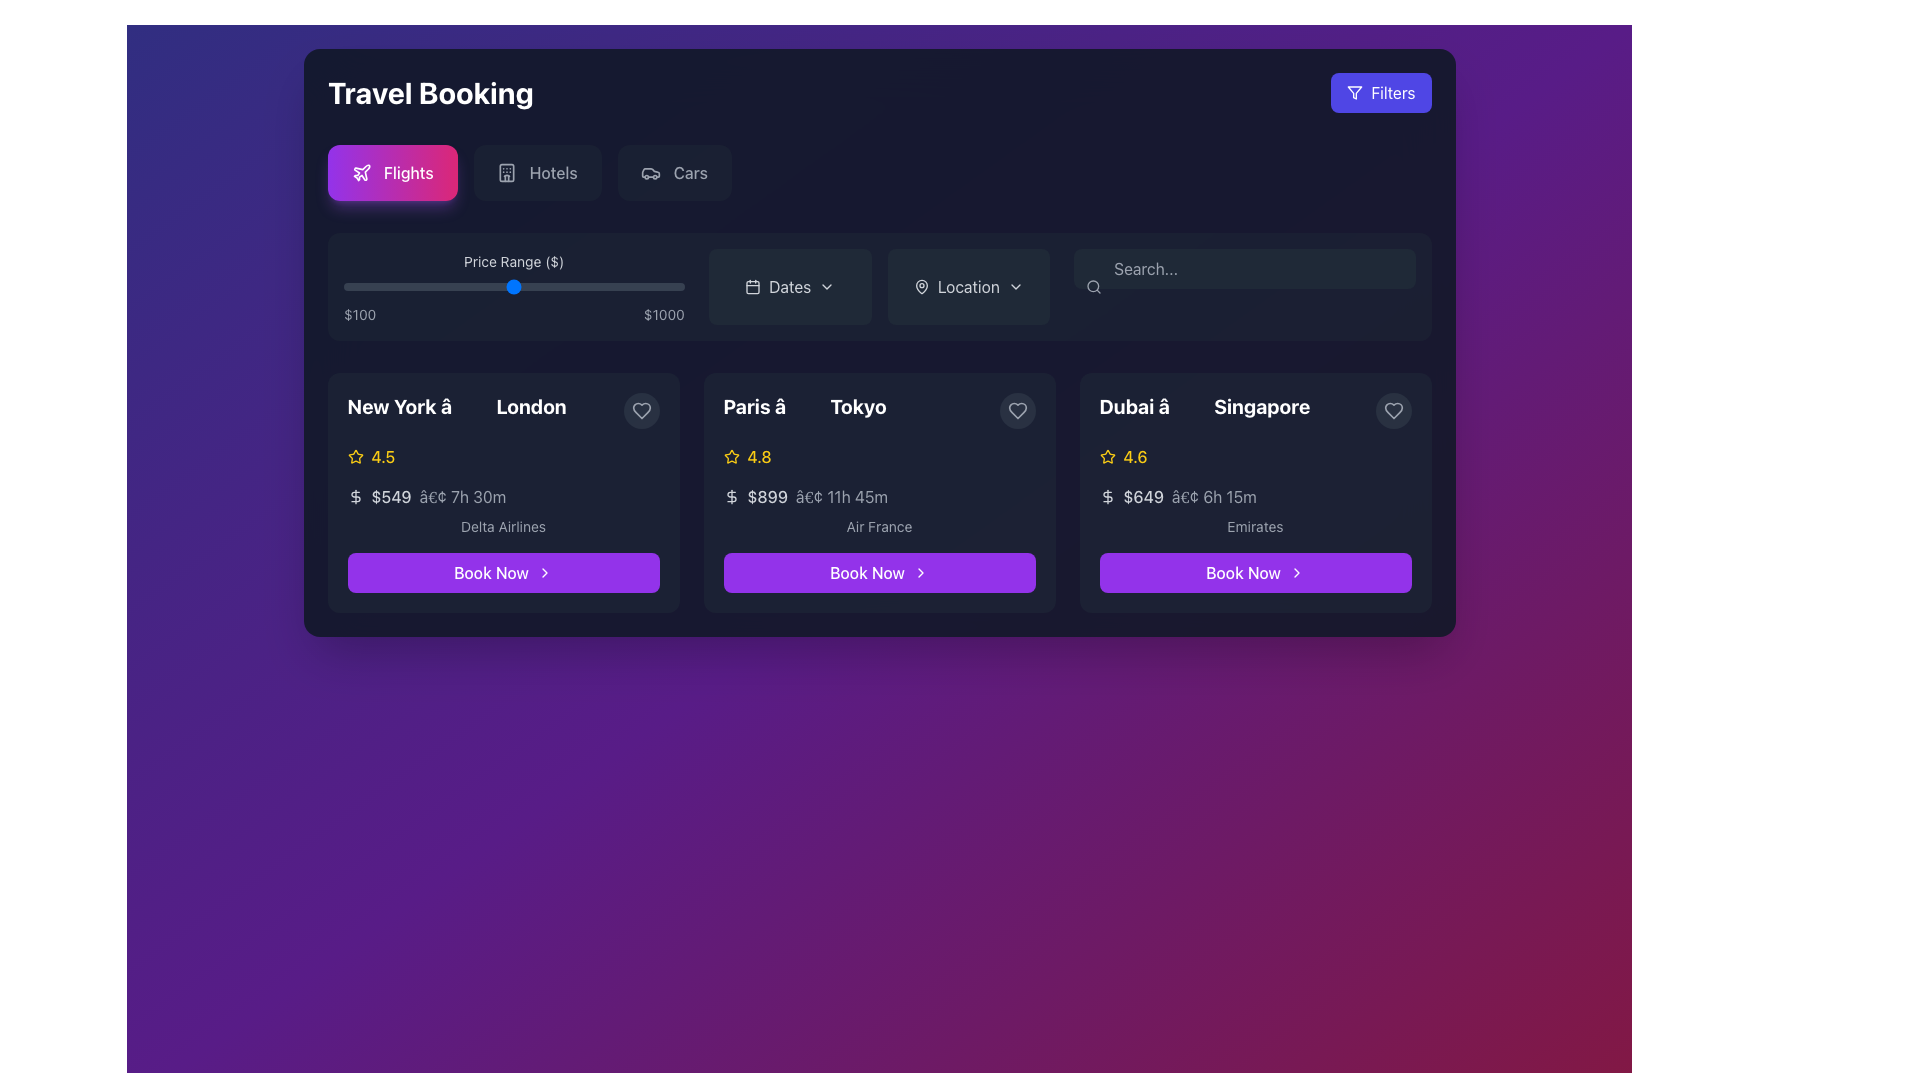 The height and width of the screenshot is (1080, 1920). I want to click on the dollar symbol icon, which is styled in a gray stroke and located to the left of the price text '$649' on the flight card from Dubai to Singapore, so click(1106, 496).